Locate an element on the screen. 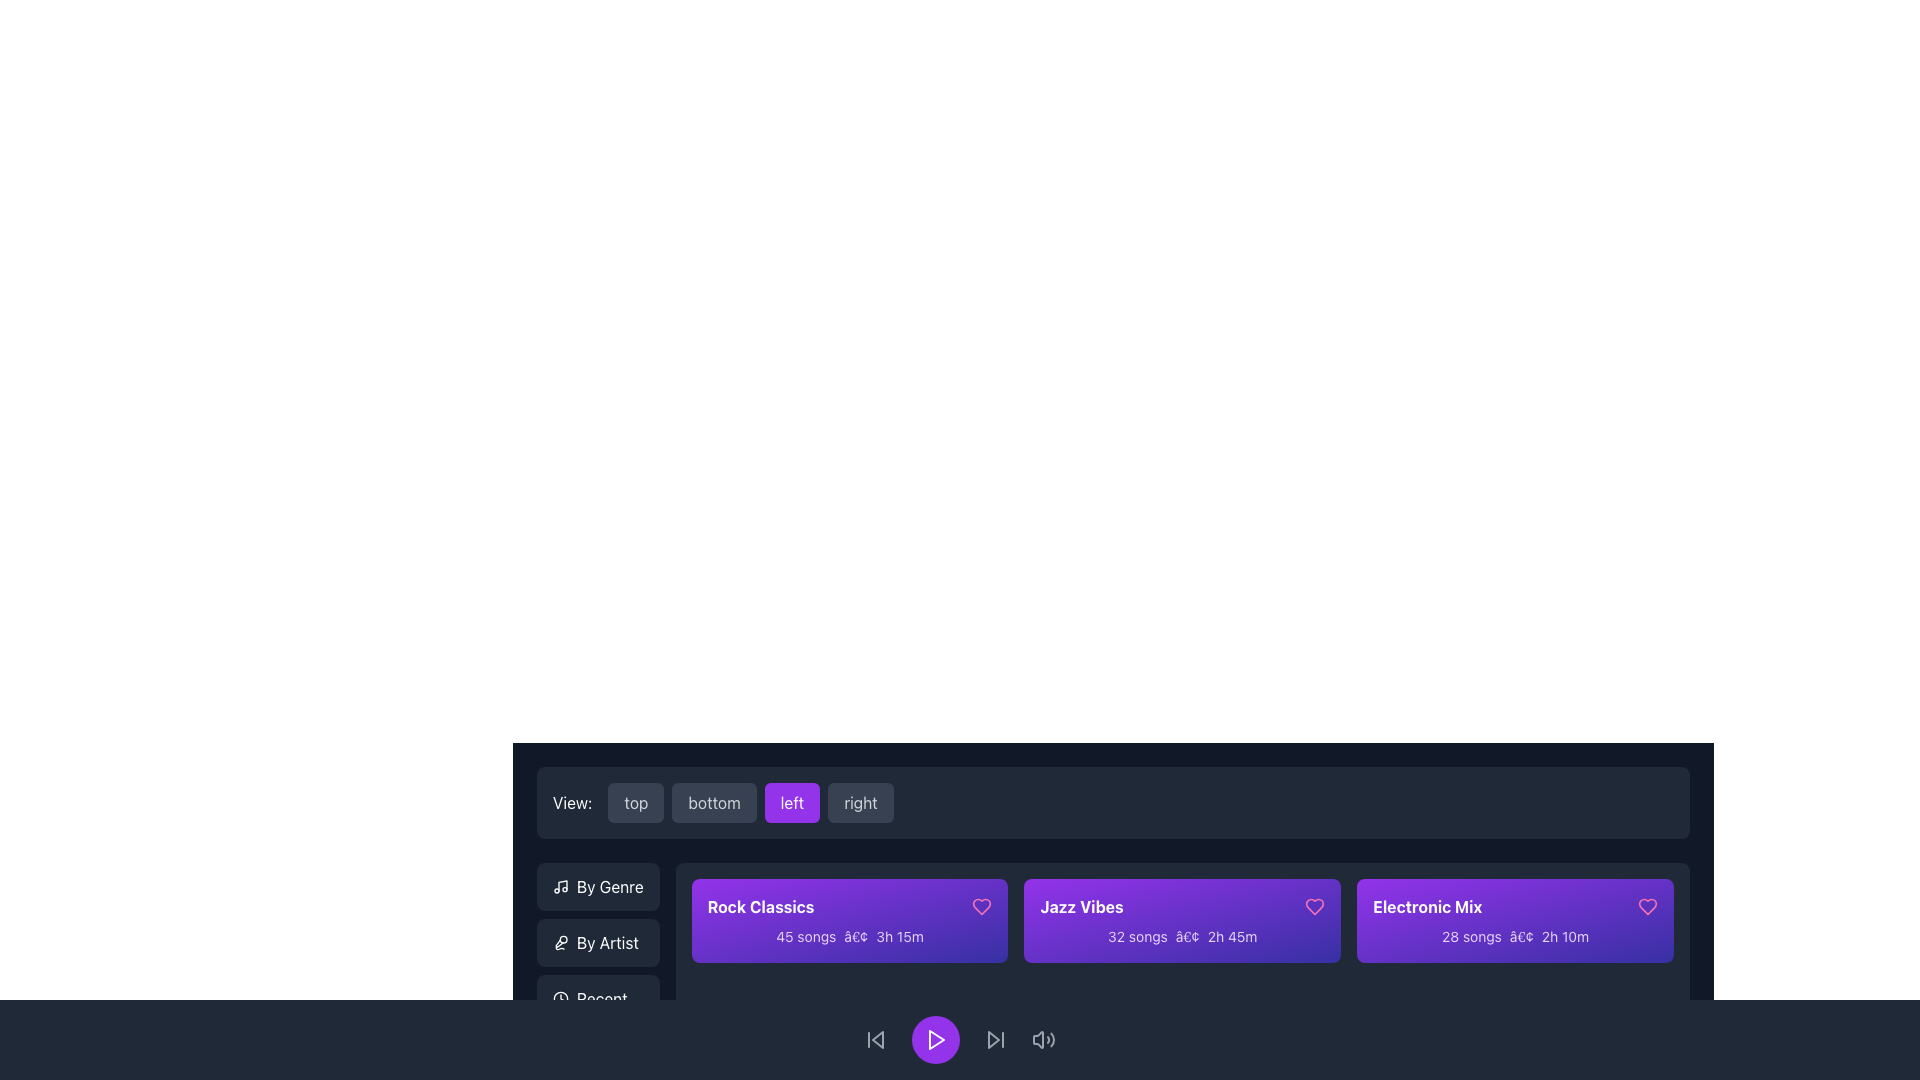 The height and width of the screenshot is (1080, 1920). the circular clock icon located in the 'Recent' section, positioned to the immediate left of the text 'Recent' is located at coordinates (560, 999).